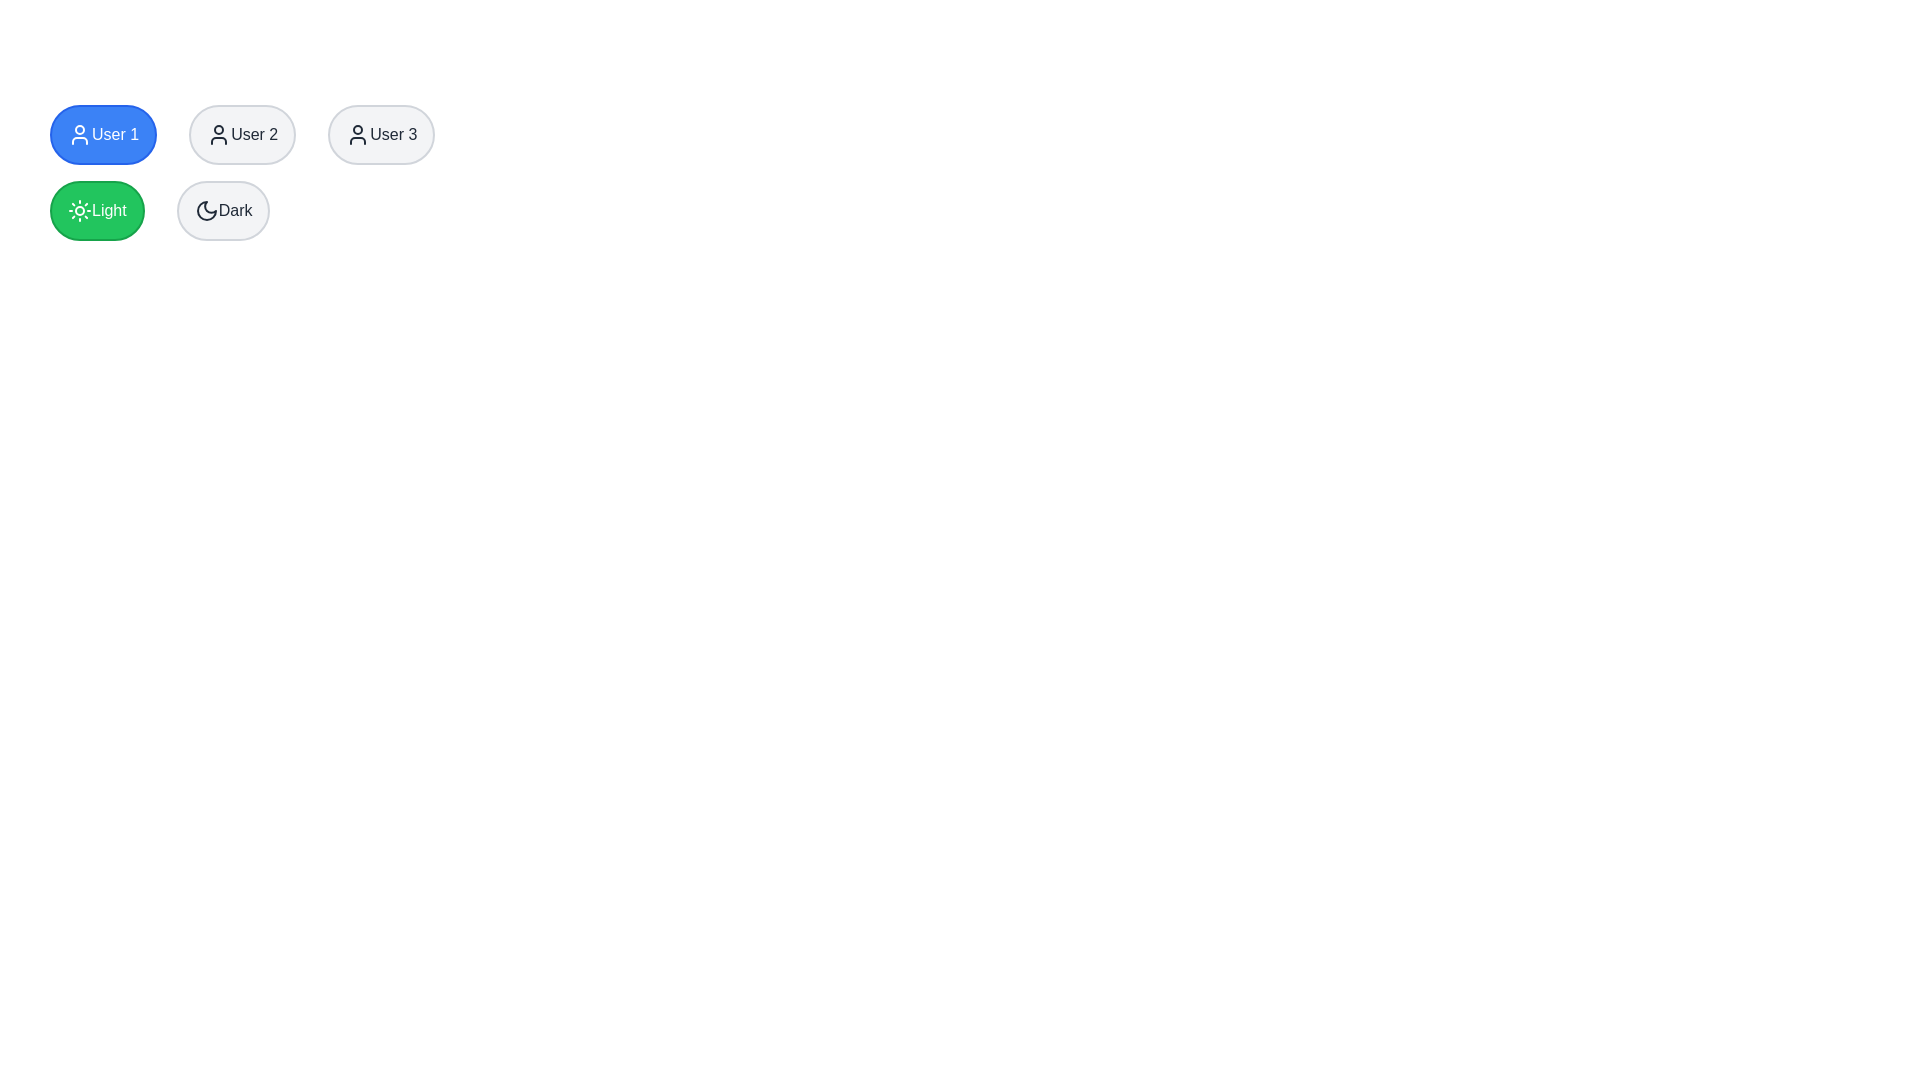 The height and width of the screenshot is (1080, 1920). I want to click on the crescent moon icon inside the 'Dark' button, which is located in the lower row to the right of the 'Light' button, so click(206, 211).